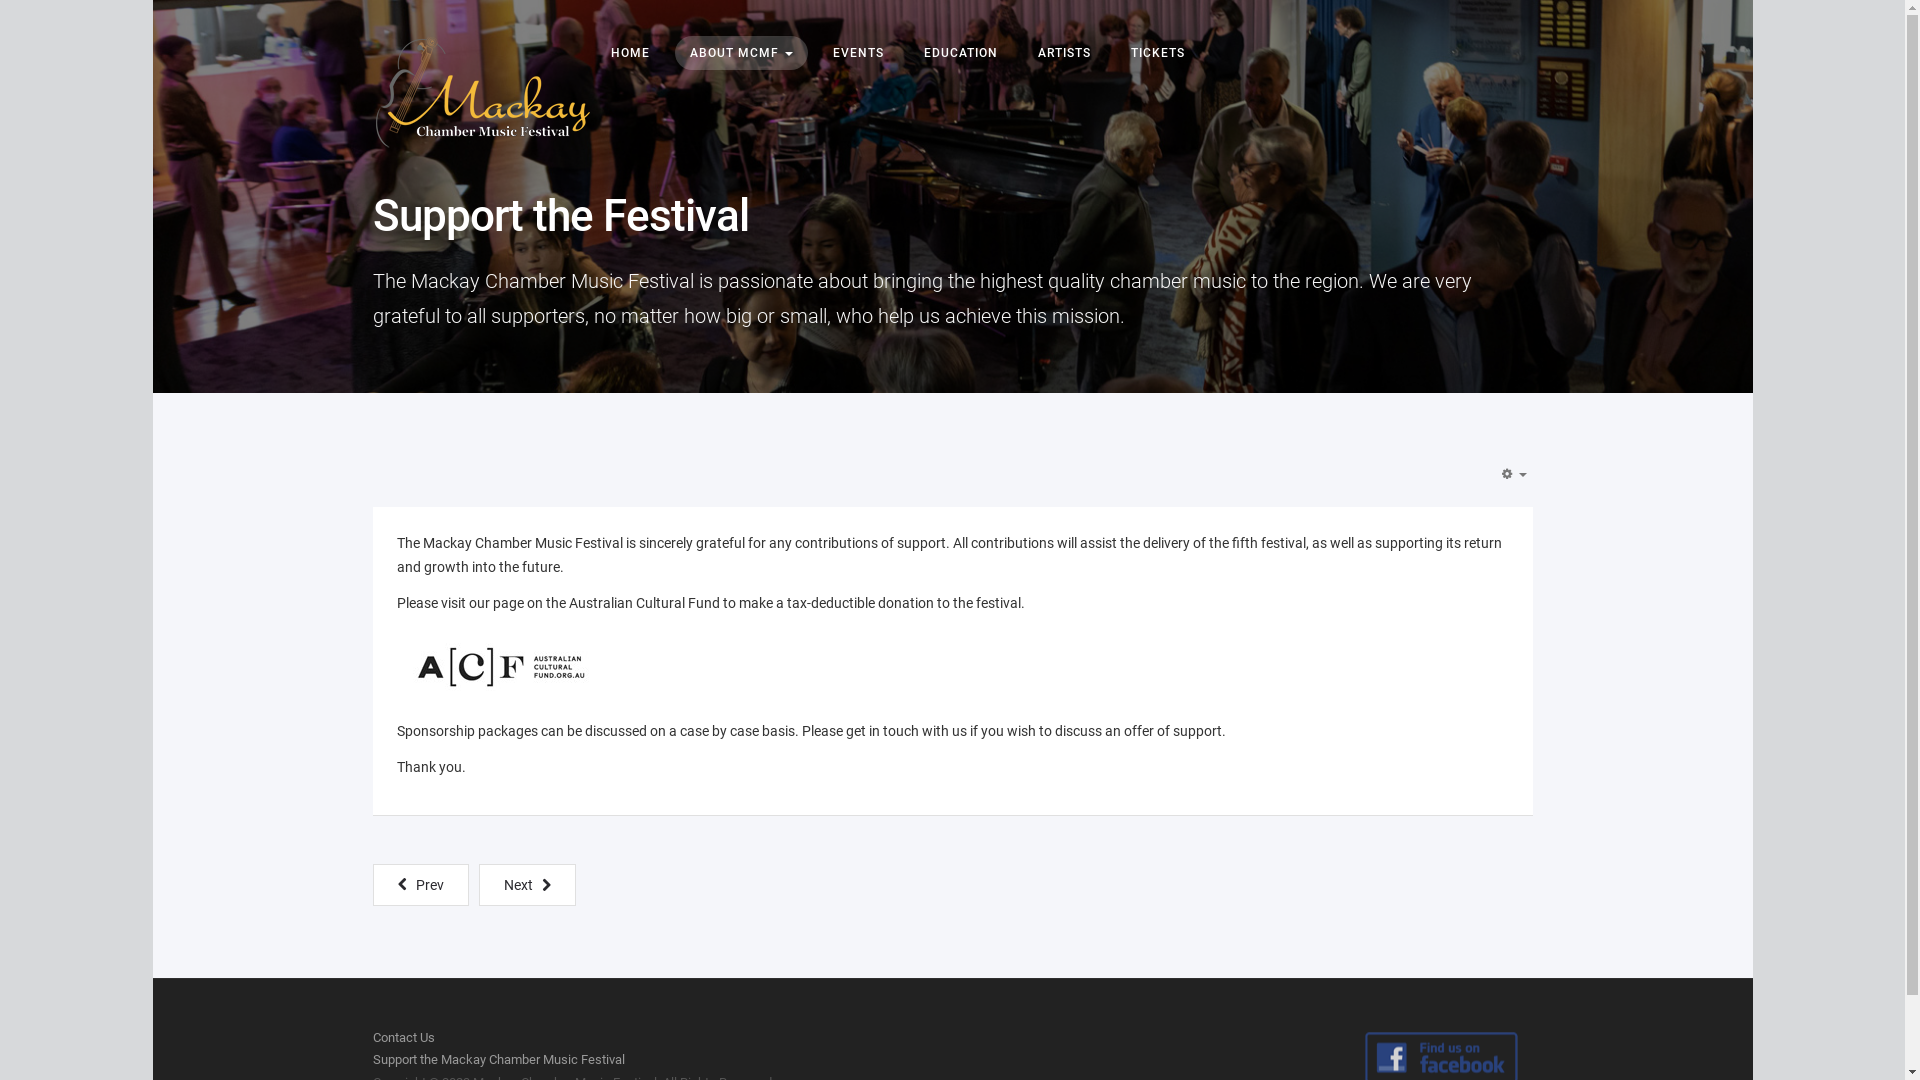 This screenshot has width=1920, height=1080. Describe the element at coordinates (526, 883) in the screenshot. I see `'Next'` at that location.